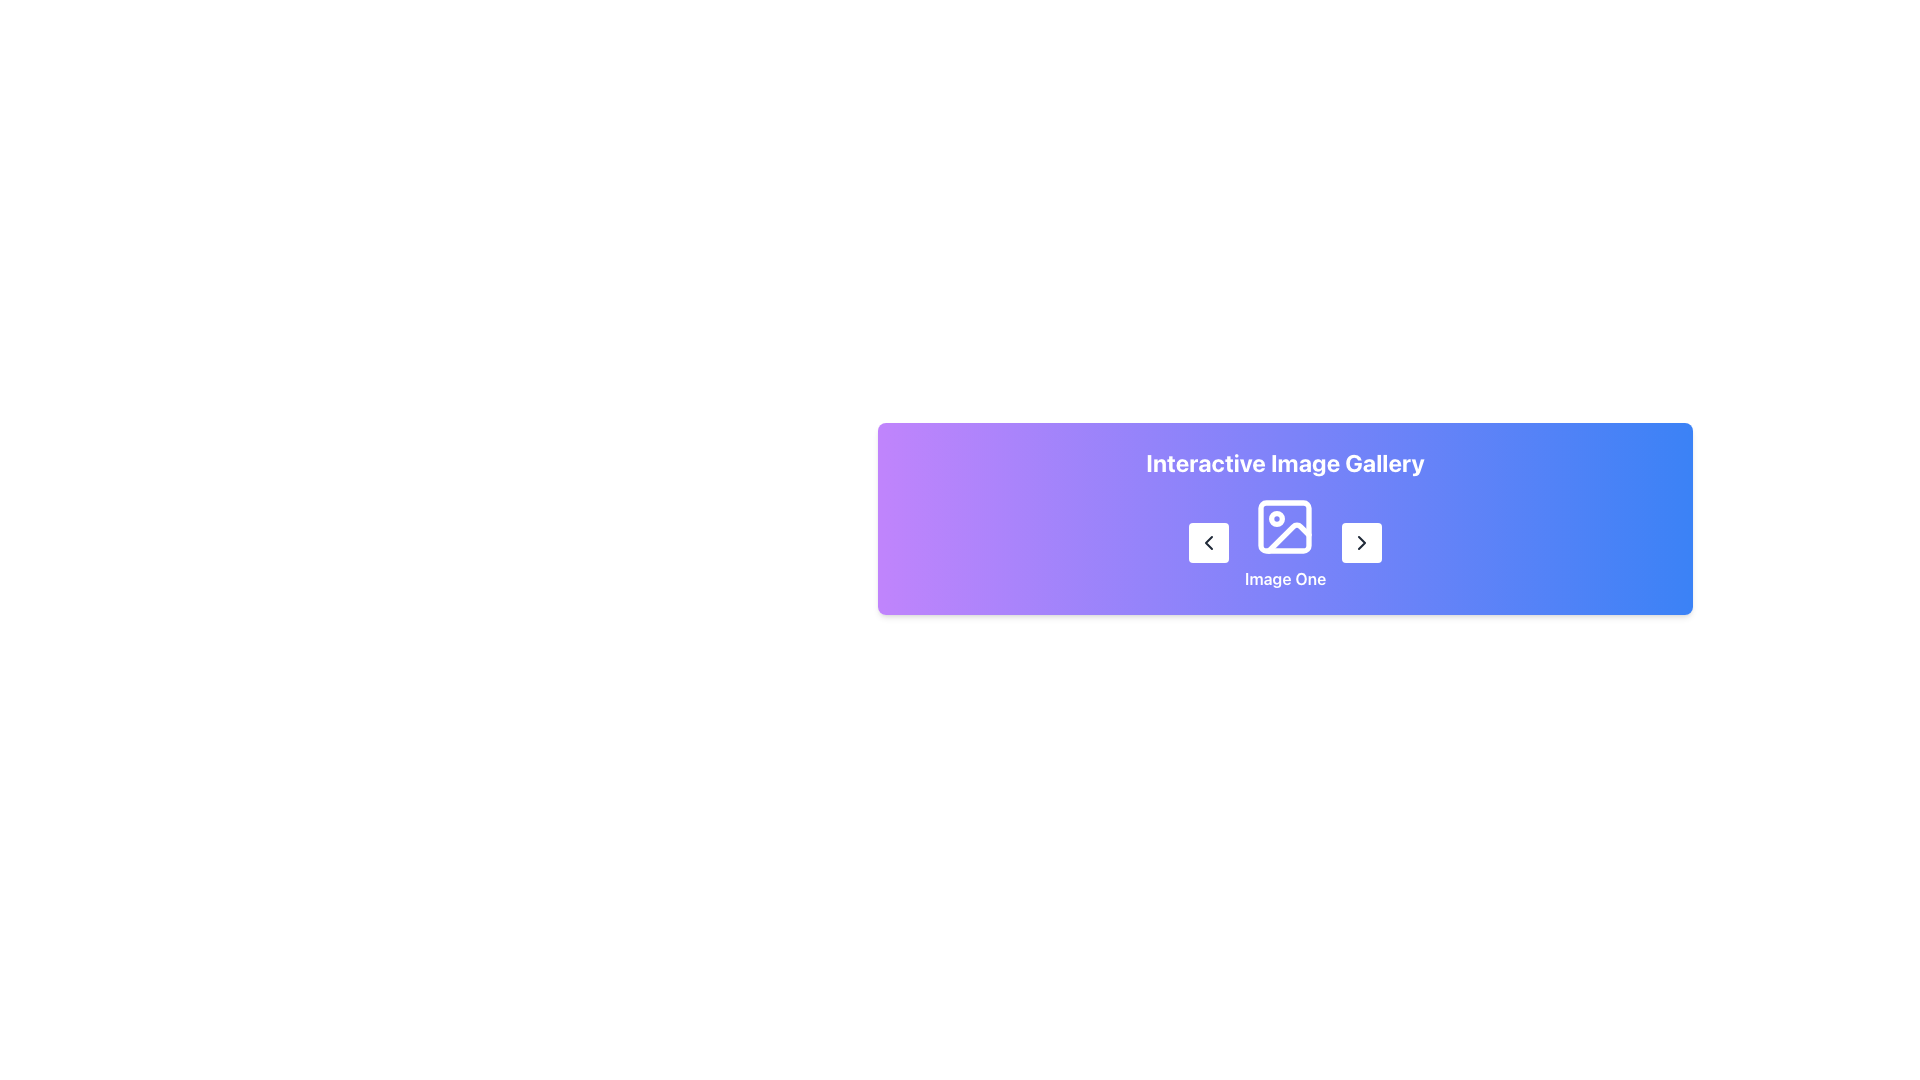 The width and height of the screenshot is (1920, 1080). I want to click on the design of the image icon represented by the SVG graphic element located at the center of the gallery interface, so click(1285, 526).